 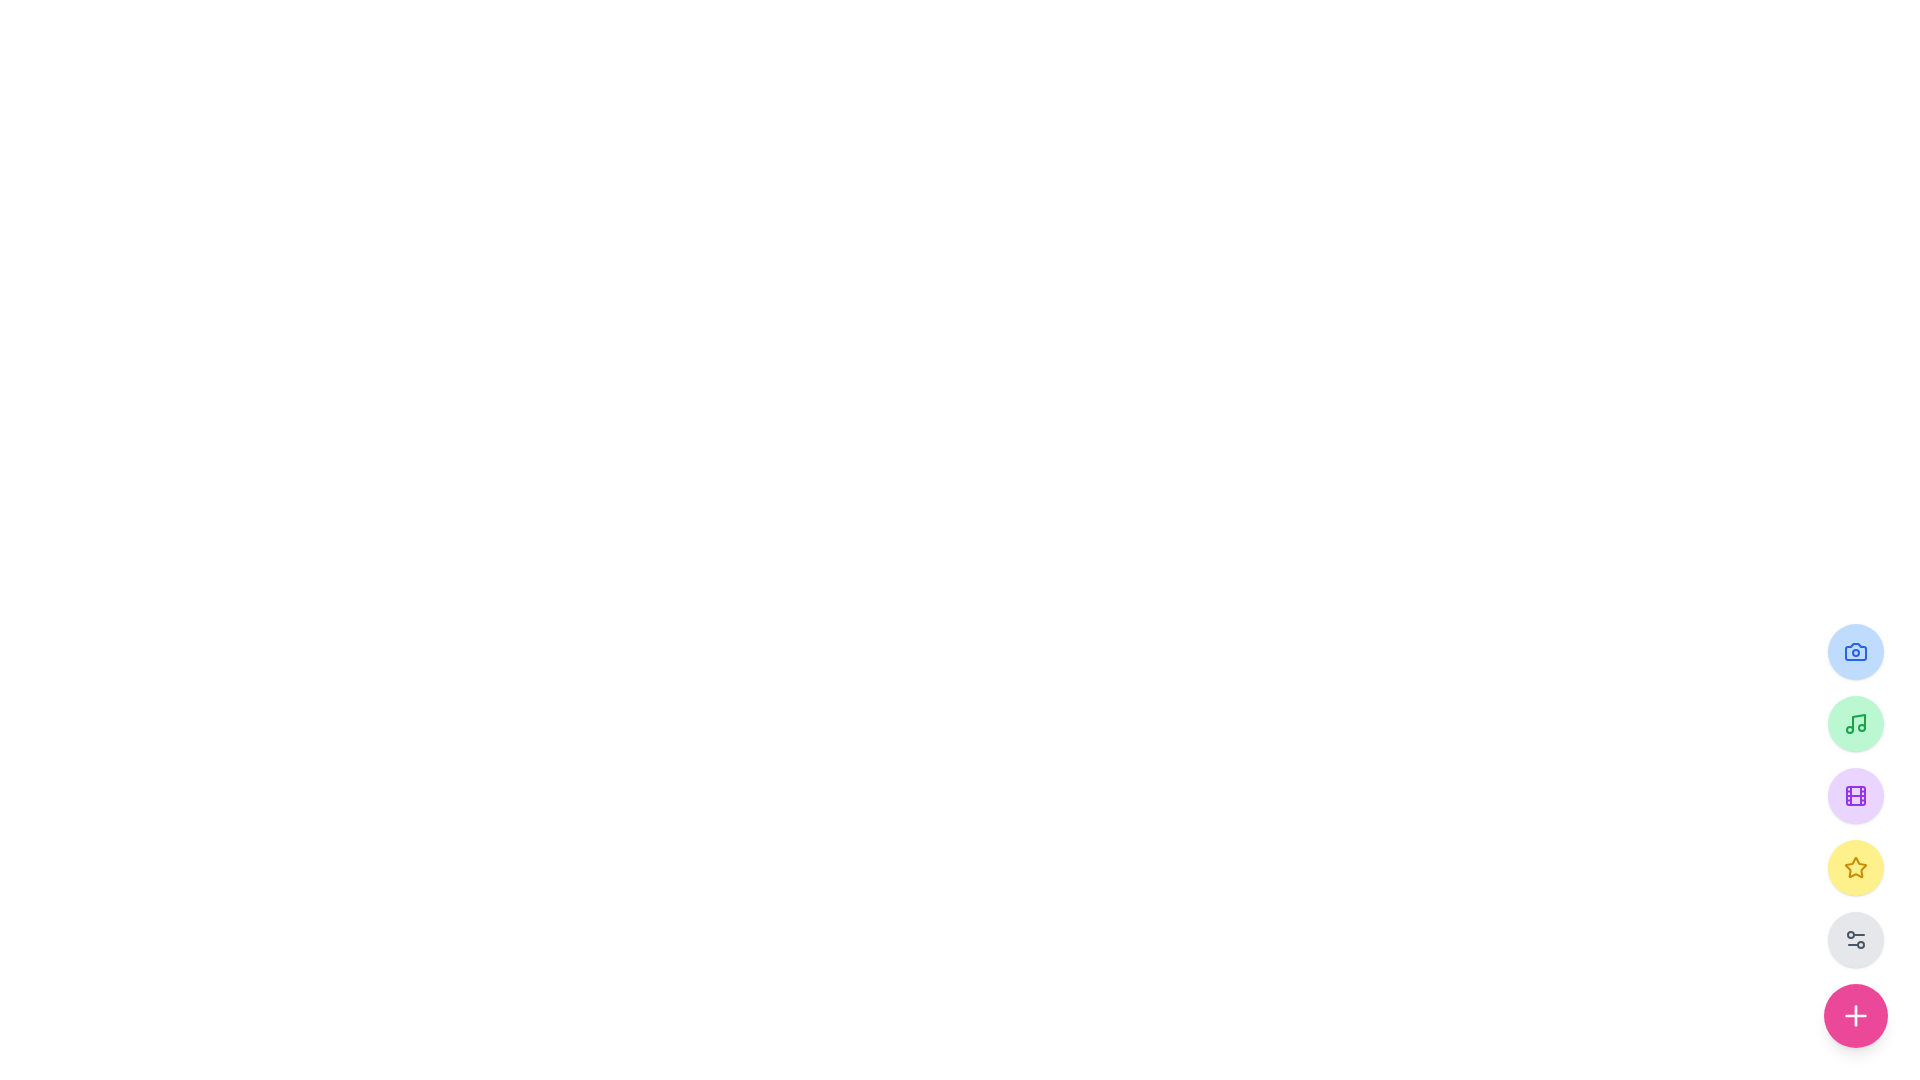 What do you see at coordinates (1855, 866) in the screenshot?
I see `the circular yellow button with a star icon to trigger a tooltip or visual feedback` at bounding box center [1855, 866].